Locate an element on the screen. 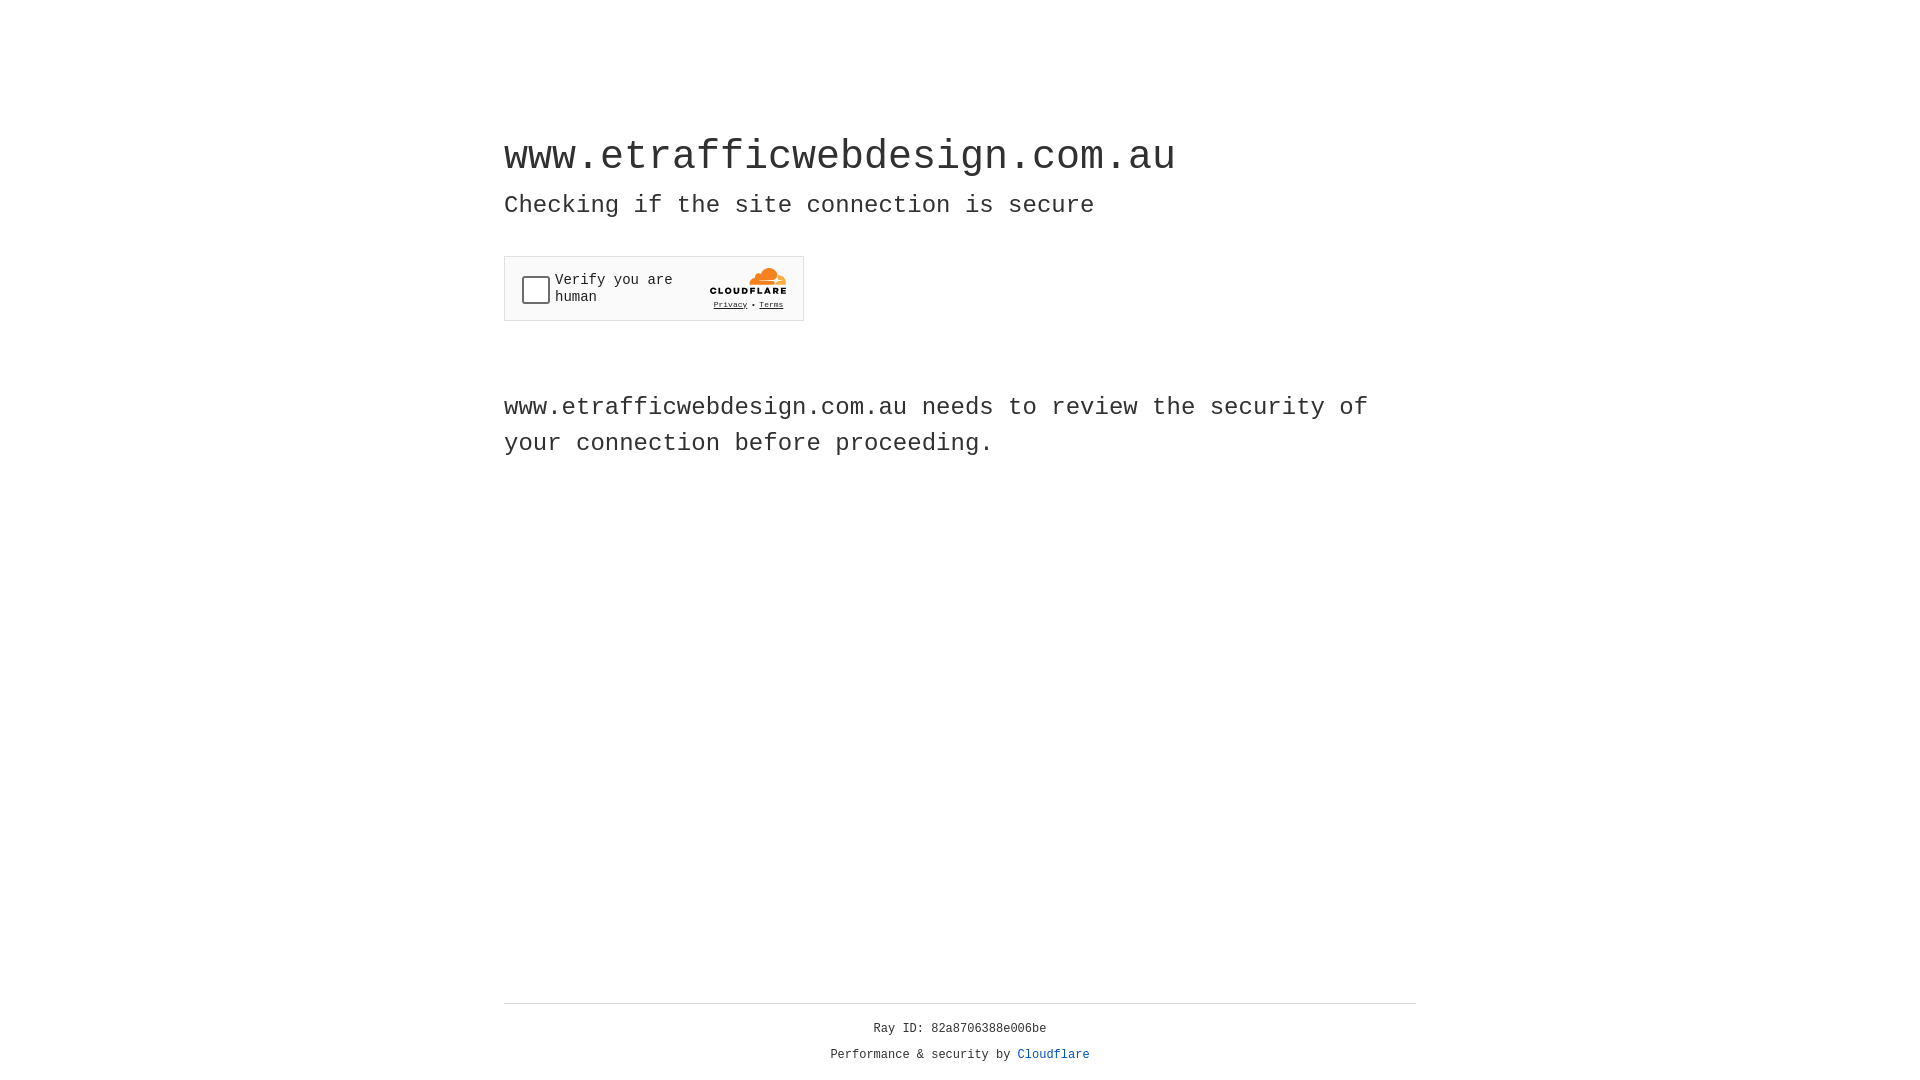 The width and height of the screenshot is (1920, 1080). 'Cloudflare' is located at coordinates (1053, 1054).